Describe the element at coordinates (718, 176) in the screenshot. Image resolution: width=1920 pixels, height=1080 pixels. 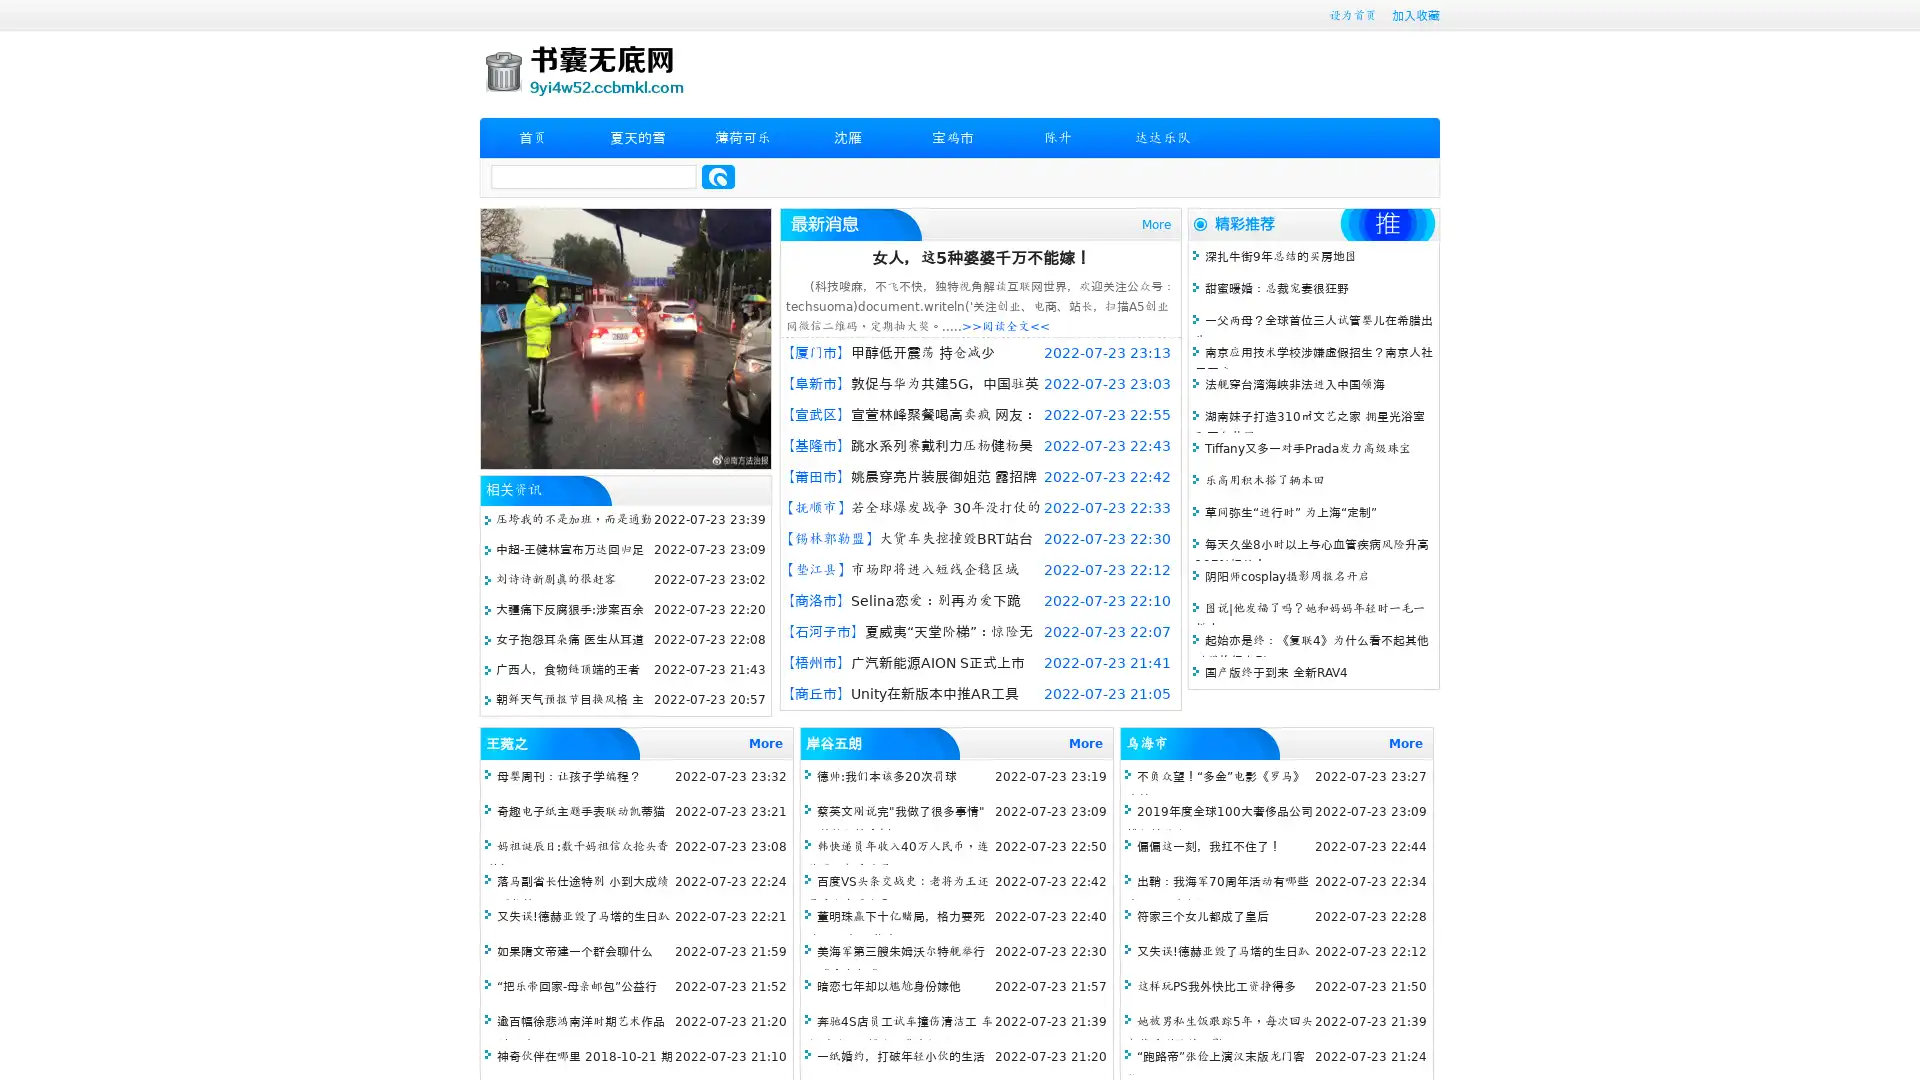
I see `Search` at that location.